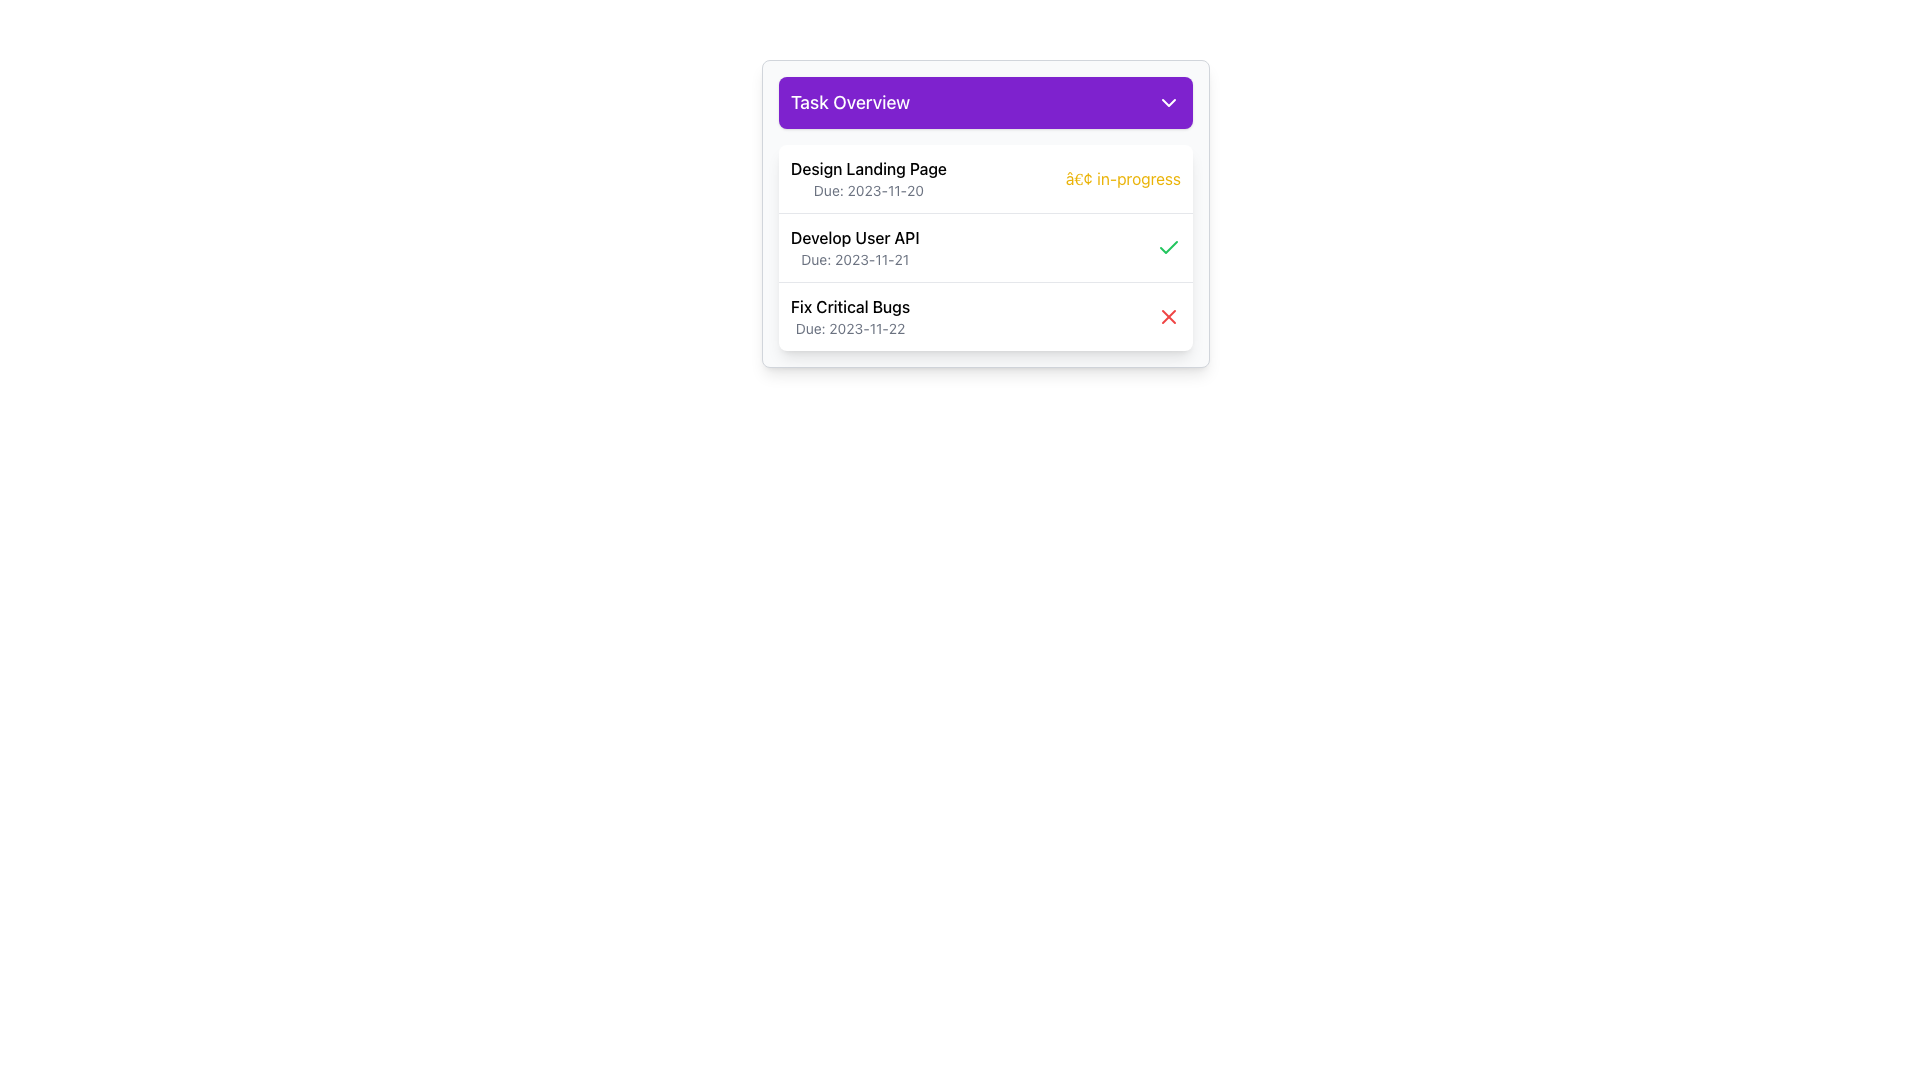 The height and width of the screenshot is (1080, 1920). Describe the element at coordinates (1169, 103) in the screenshot. I see `the downward-pointing chevron icon with a purple background located on the right side of the 'Task Overview' section header` at that location.